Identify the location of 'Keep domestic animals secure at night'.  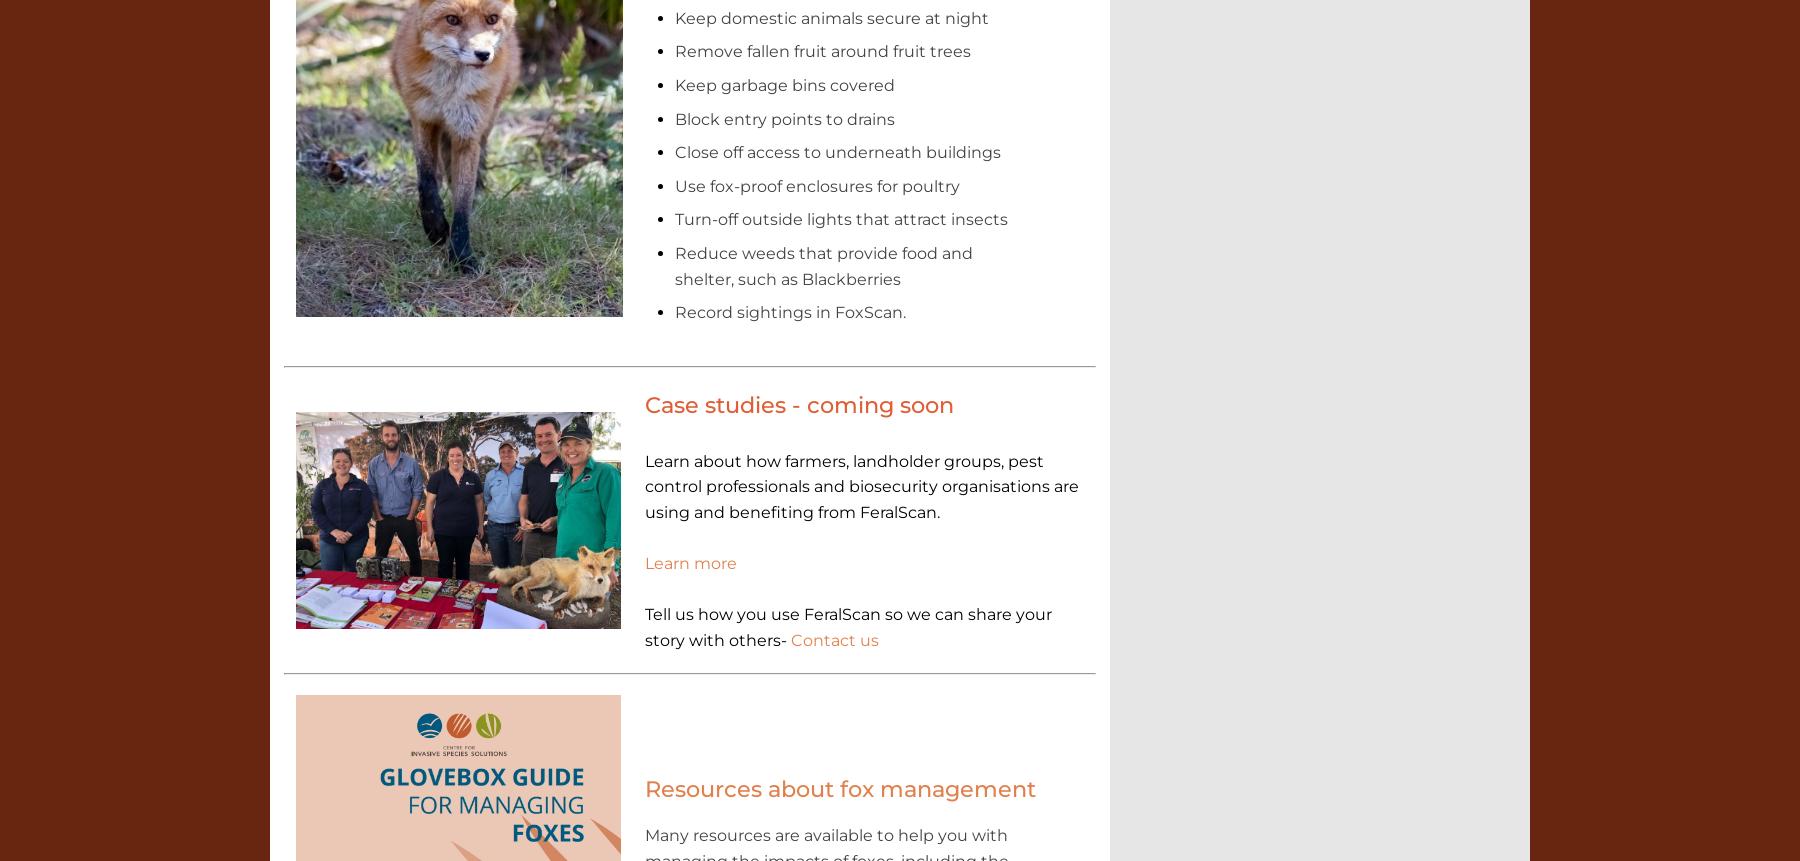
(831, 17).